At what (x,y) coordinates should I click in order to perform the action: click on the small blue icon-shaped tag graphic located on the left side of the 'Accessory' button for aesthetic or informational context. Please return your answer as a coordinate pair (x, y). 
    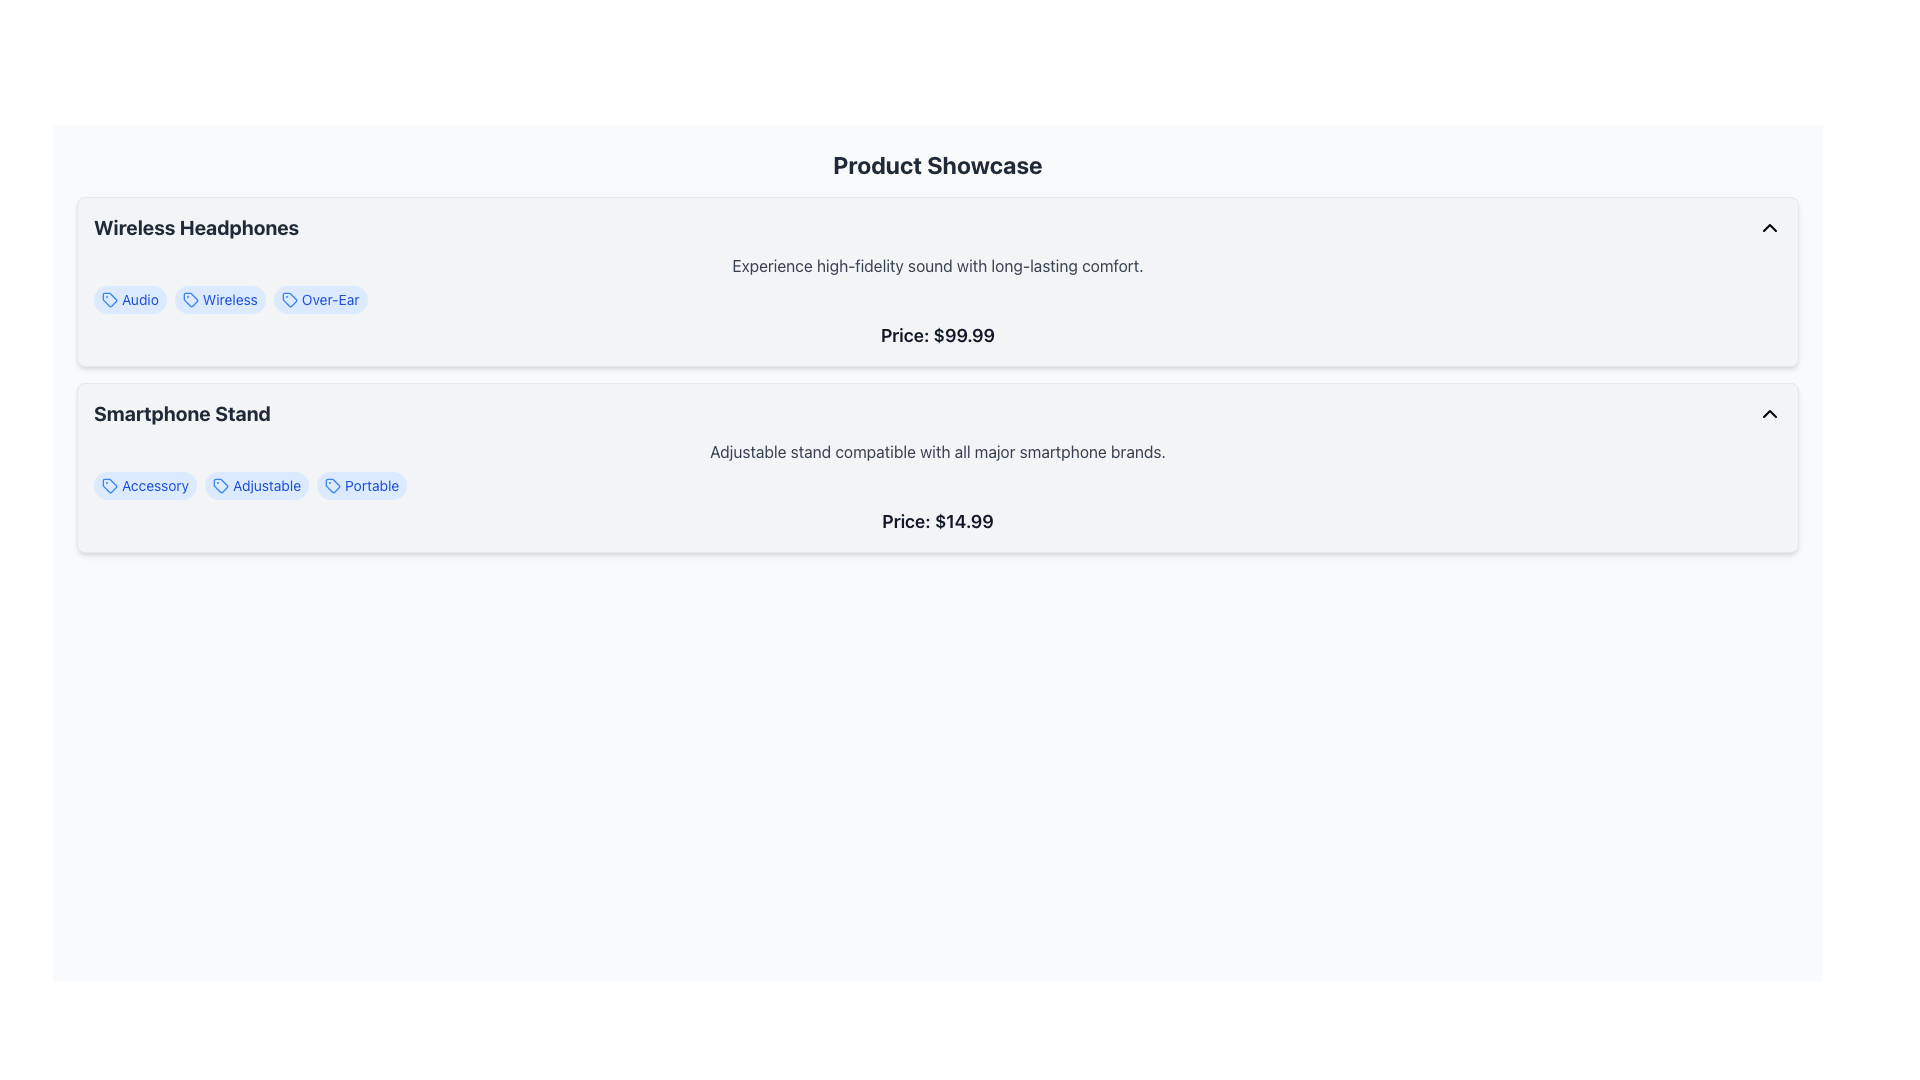
    Looking at the image, I should click on (109, 486).